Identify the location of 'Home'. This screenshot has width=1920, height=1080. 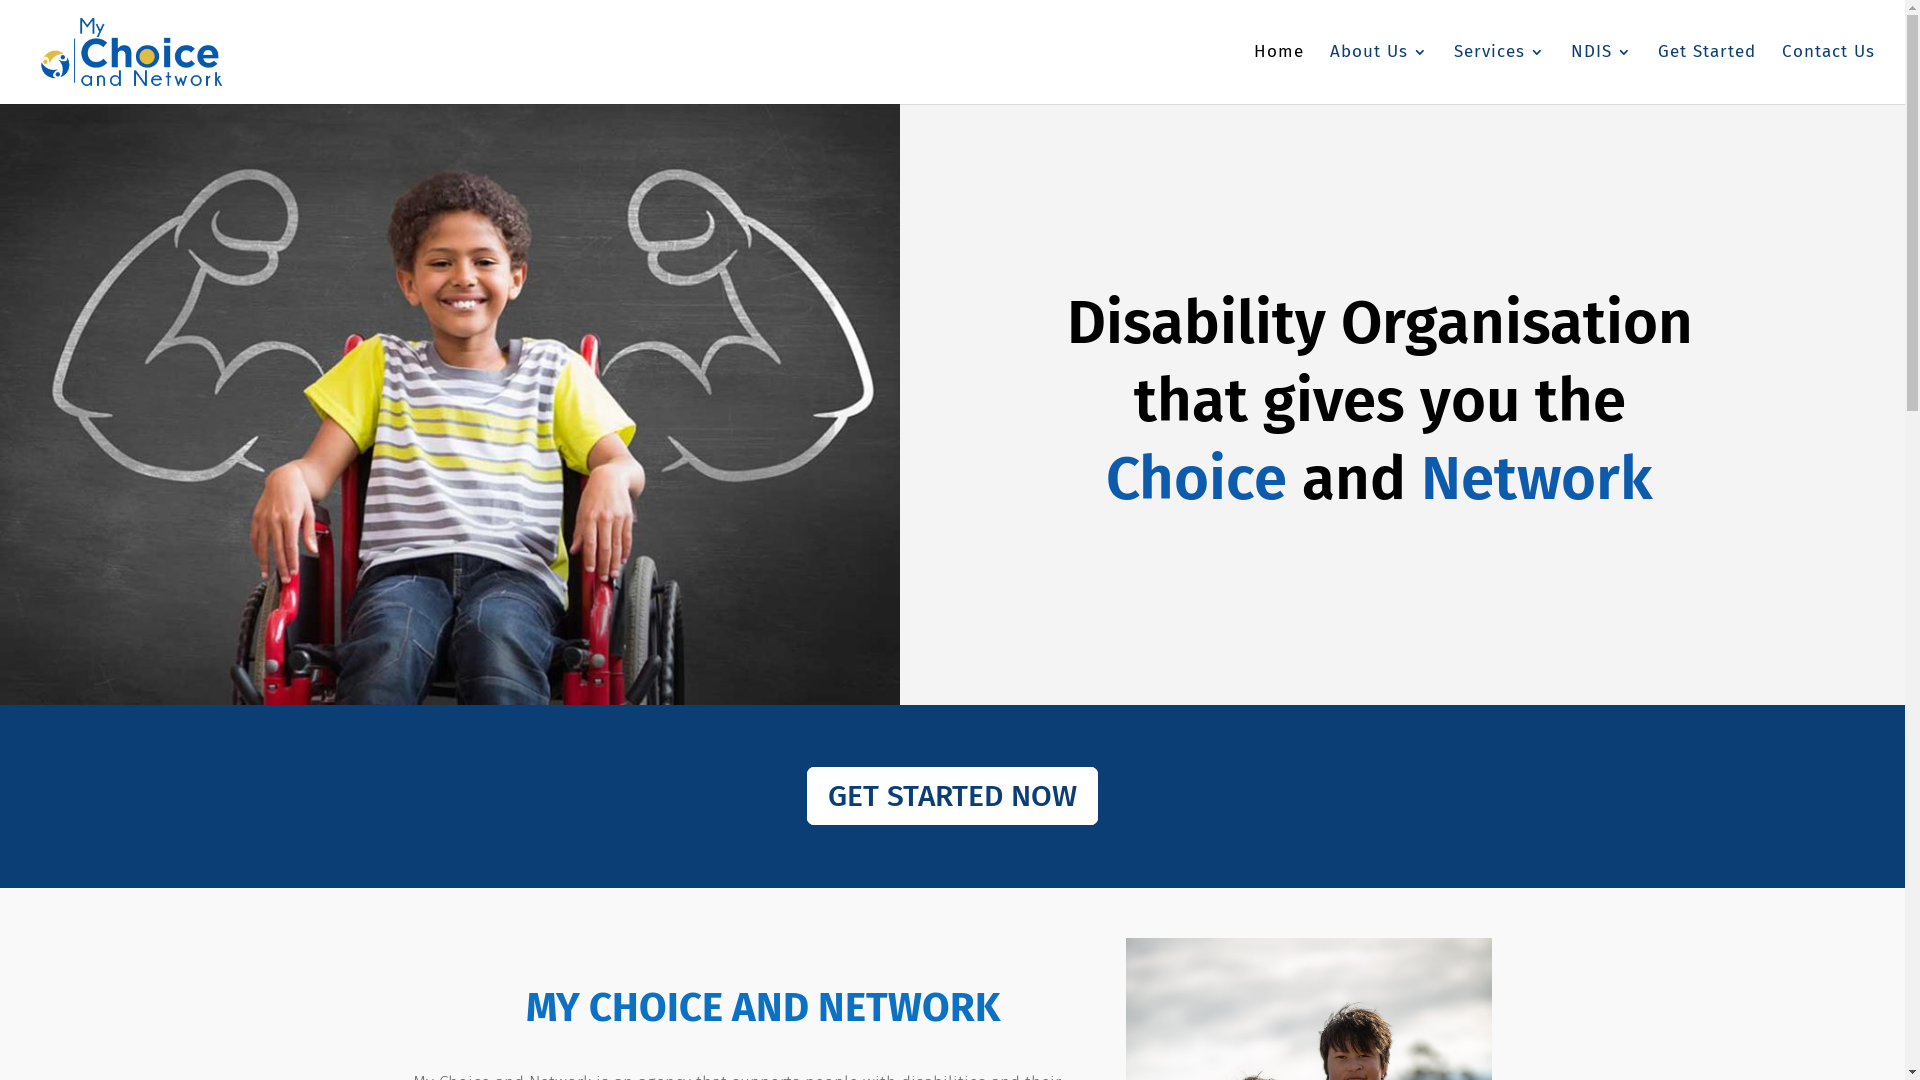
(1277, 73).